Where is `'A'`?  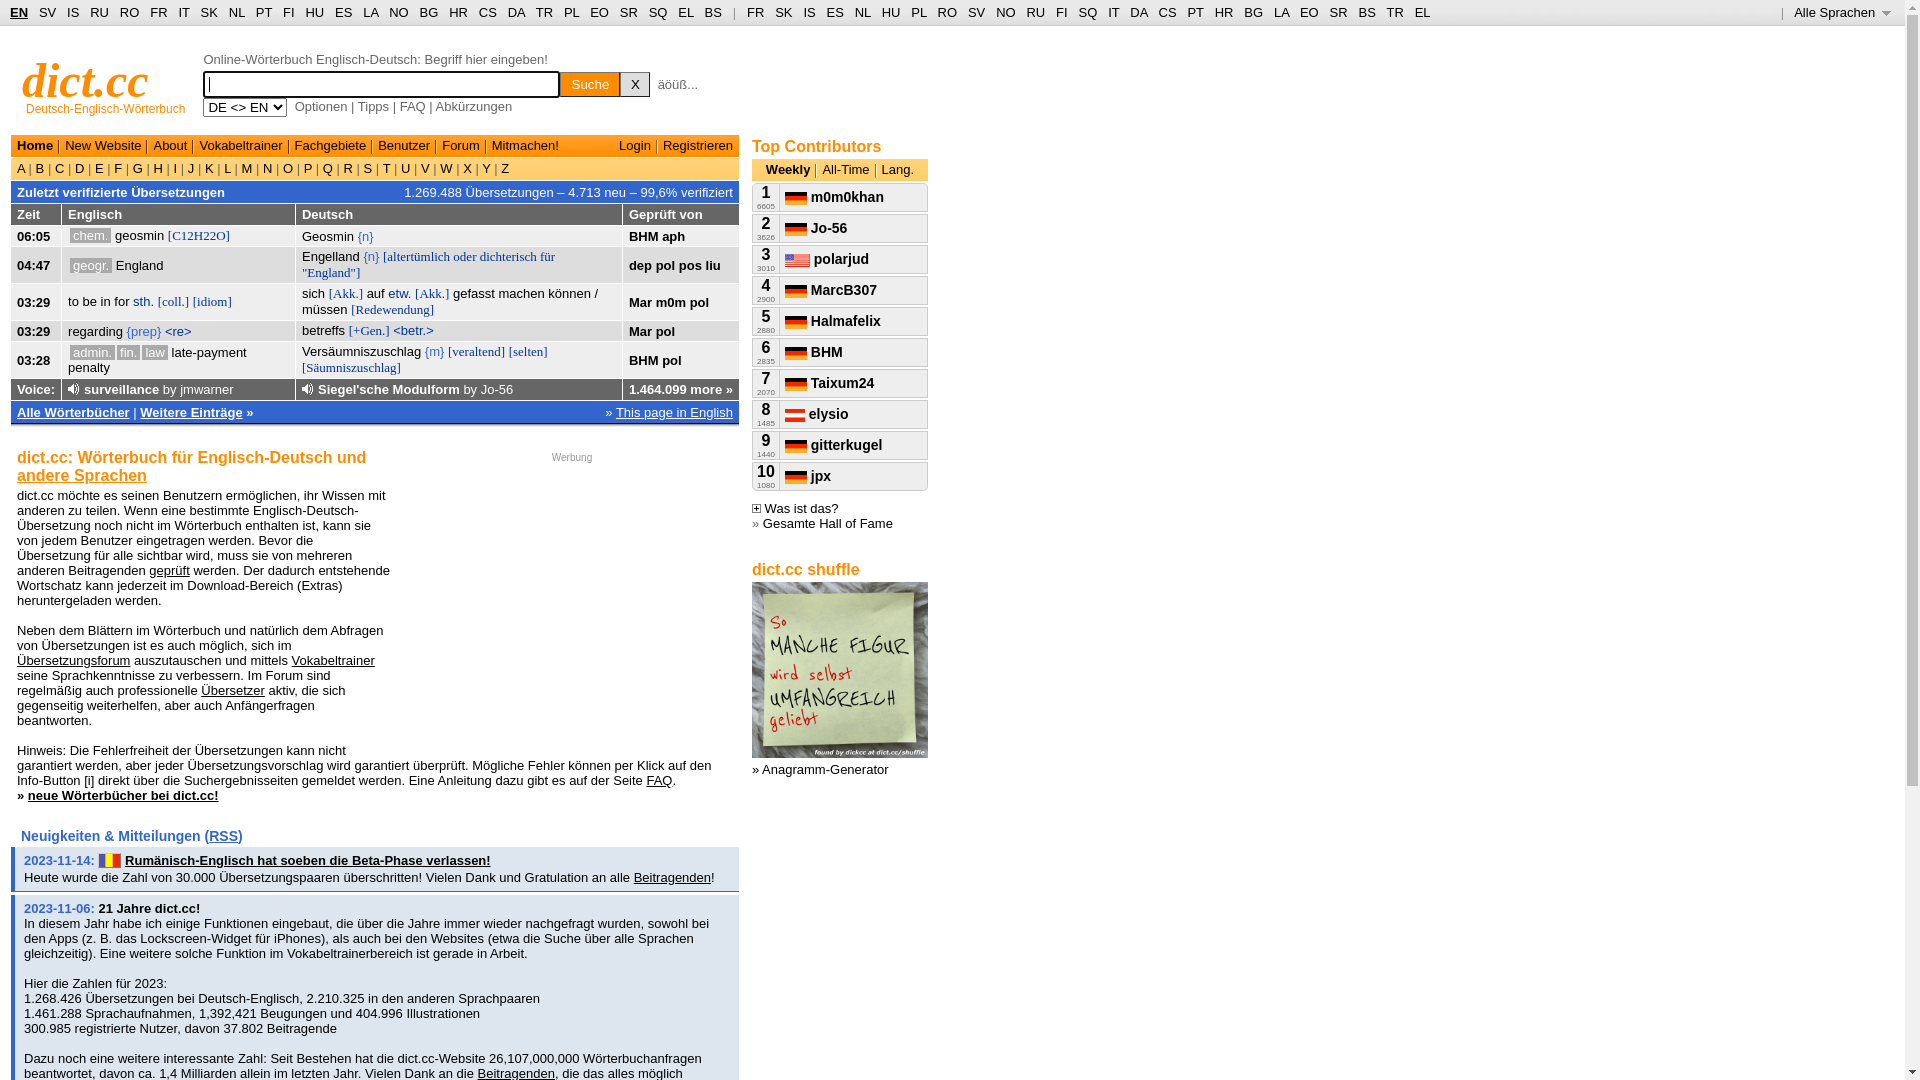 'A' is located at coordinates (23, 167).